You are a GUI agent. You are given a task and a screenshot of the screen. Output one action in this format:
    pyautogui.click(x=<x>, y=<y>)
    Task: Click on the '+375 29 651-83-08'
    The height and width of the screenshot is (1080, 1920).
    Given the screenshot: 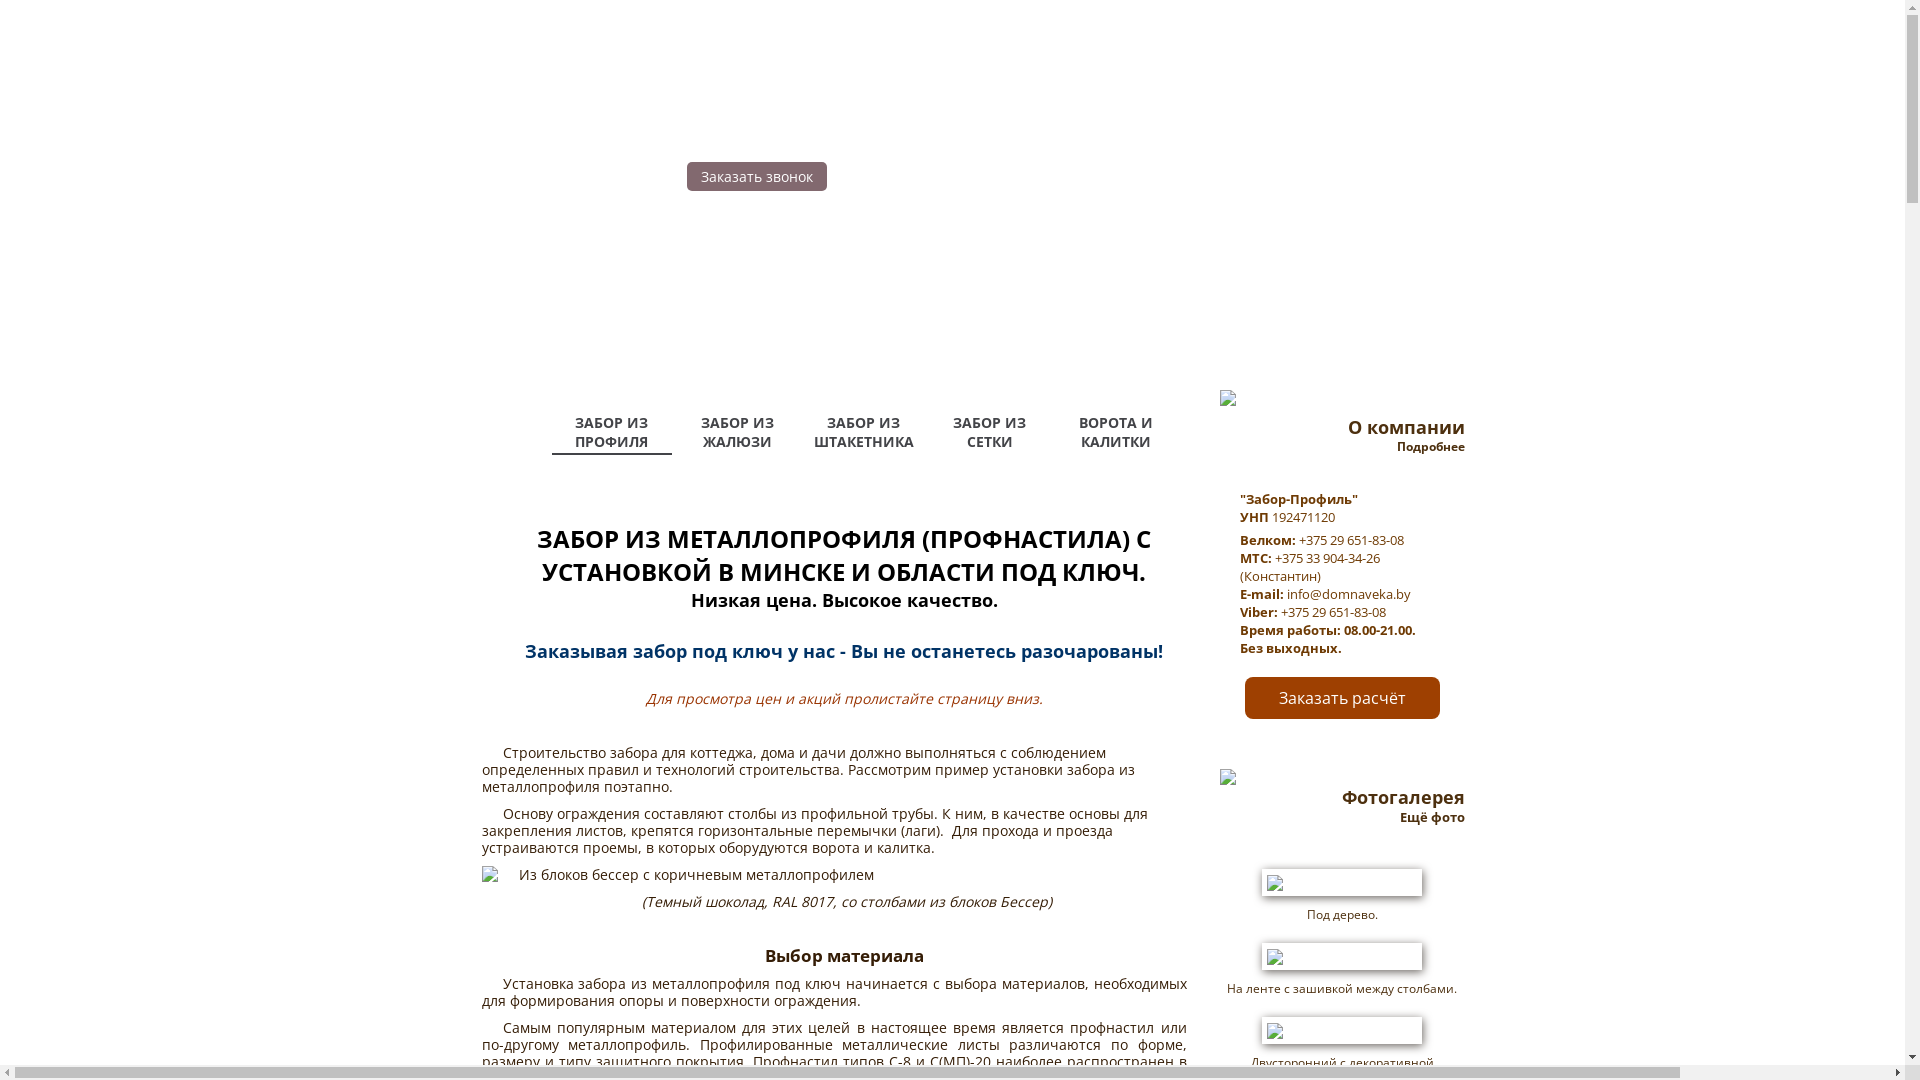 What is the action you would take?
    pyautogui.click(x=1297, y=540)
    